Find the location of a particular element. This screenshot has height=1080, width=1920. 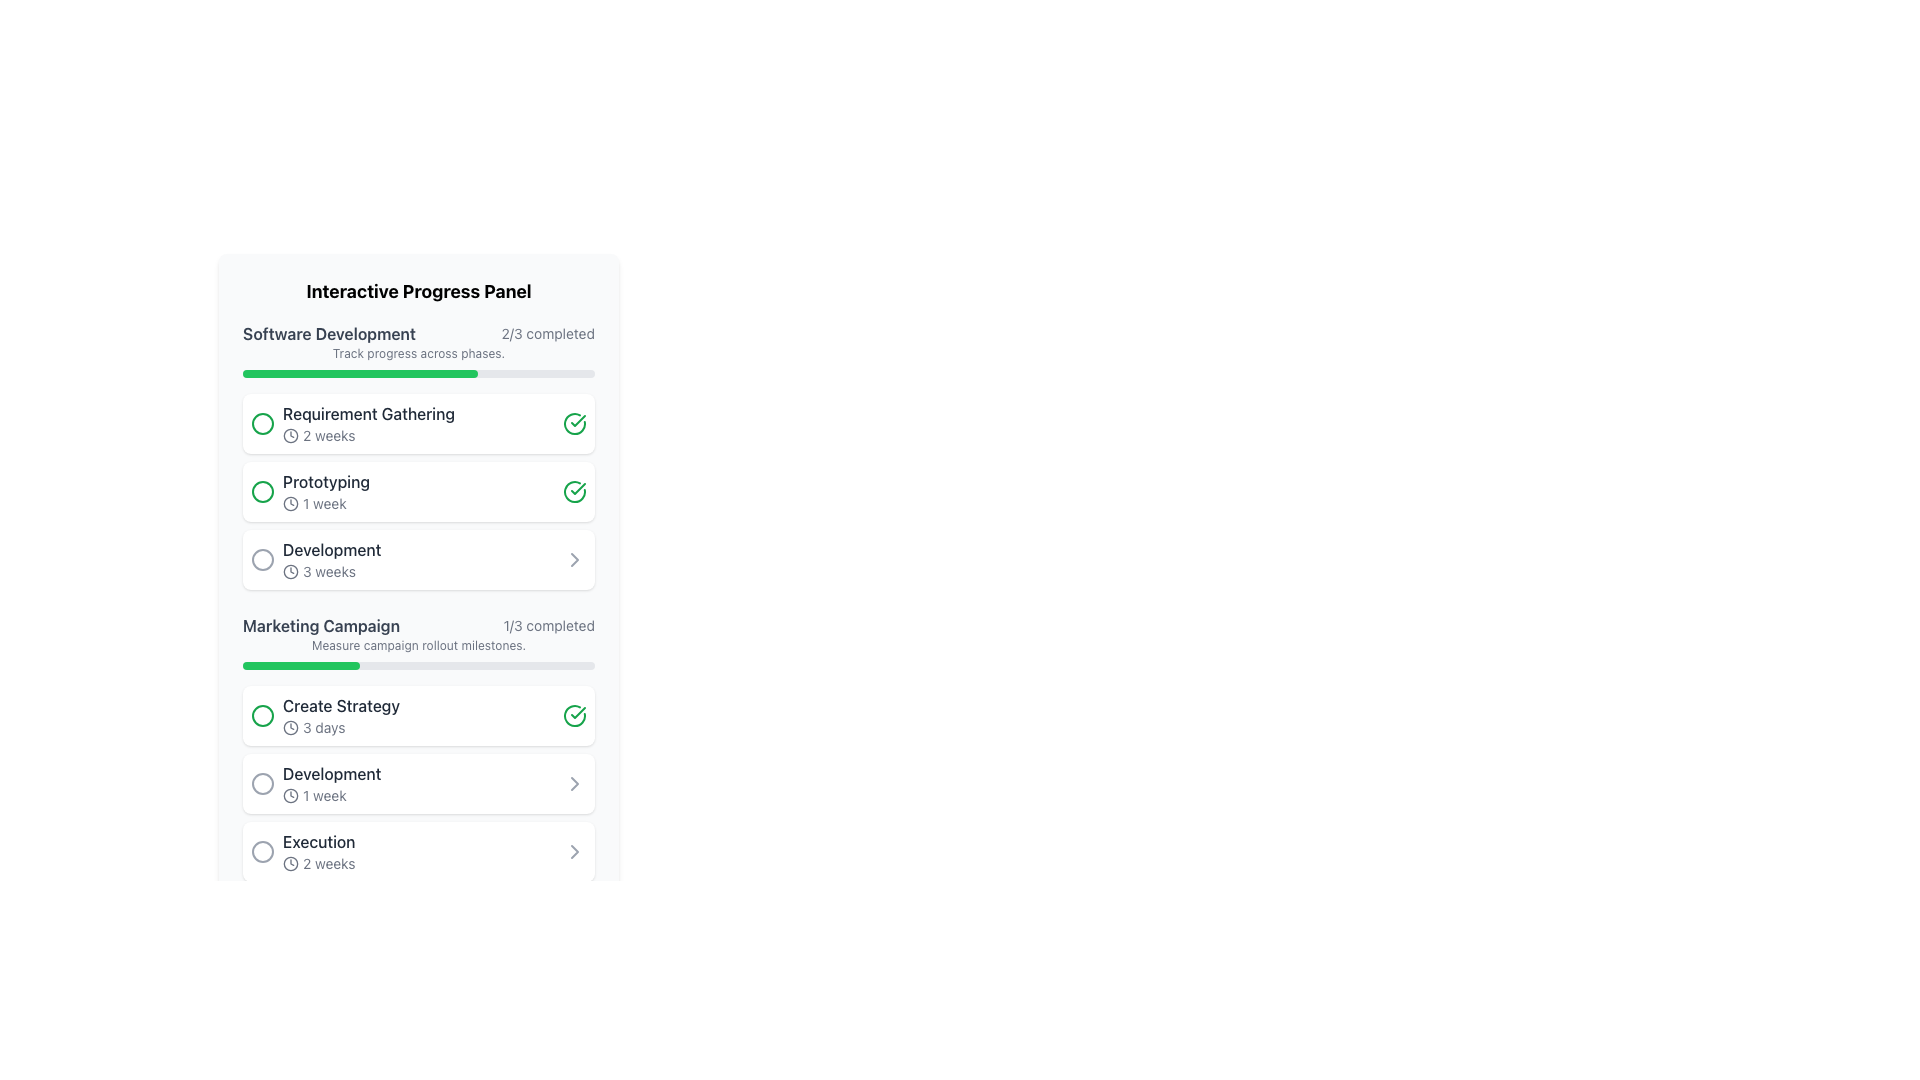

the Text Label indicating the duration of the associated task or project, located in the second section under 'Marketing Campaign' below 'Development.' is located at coordinates (332, 794).